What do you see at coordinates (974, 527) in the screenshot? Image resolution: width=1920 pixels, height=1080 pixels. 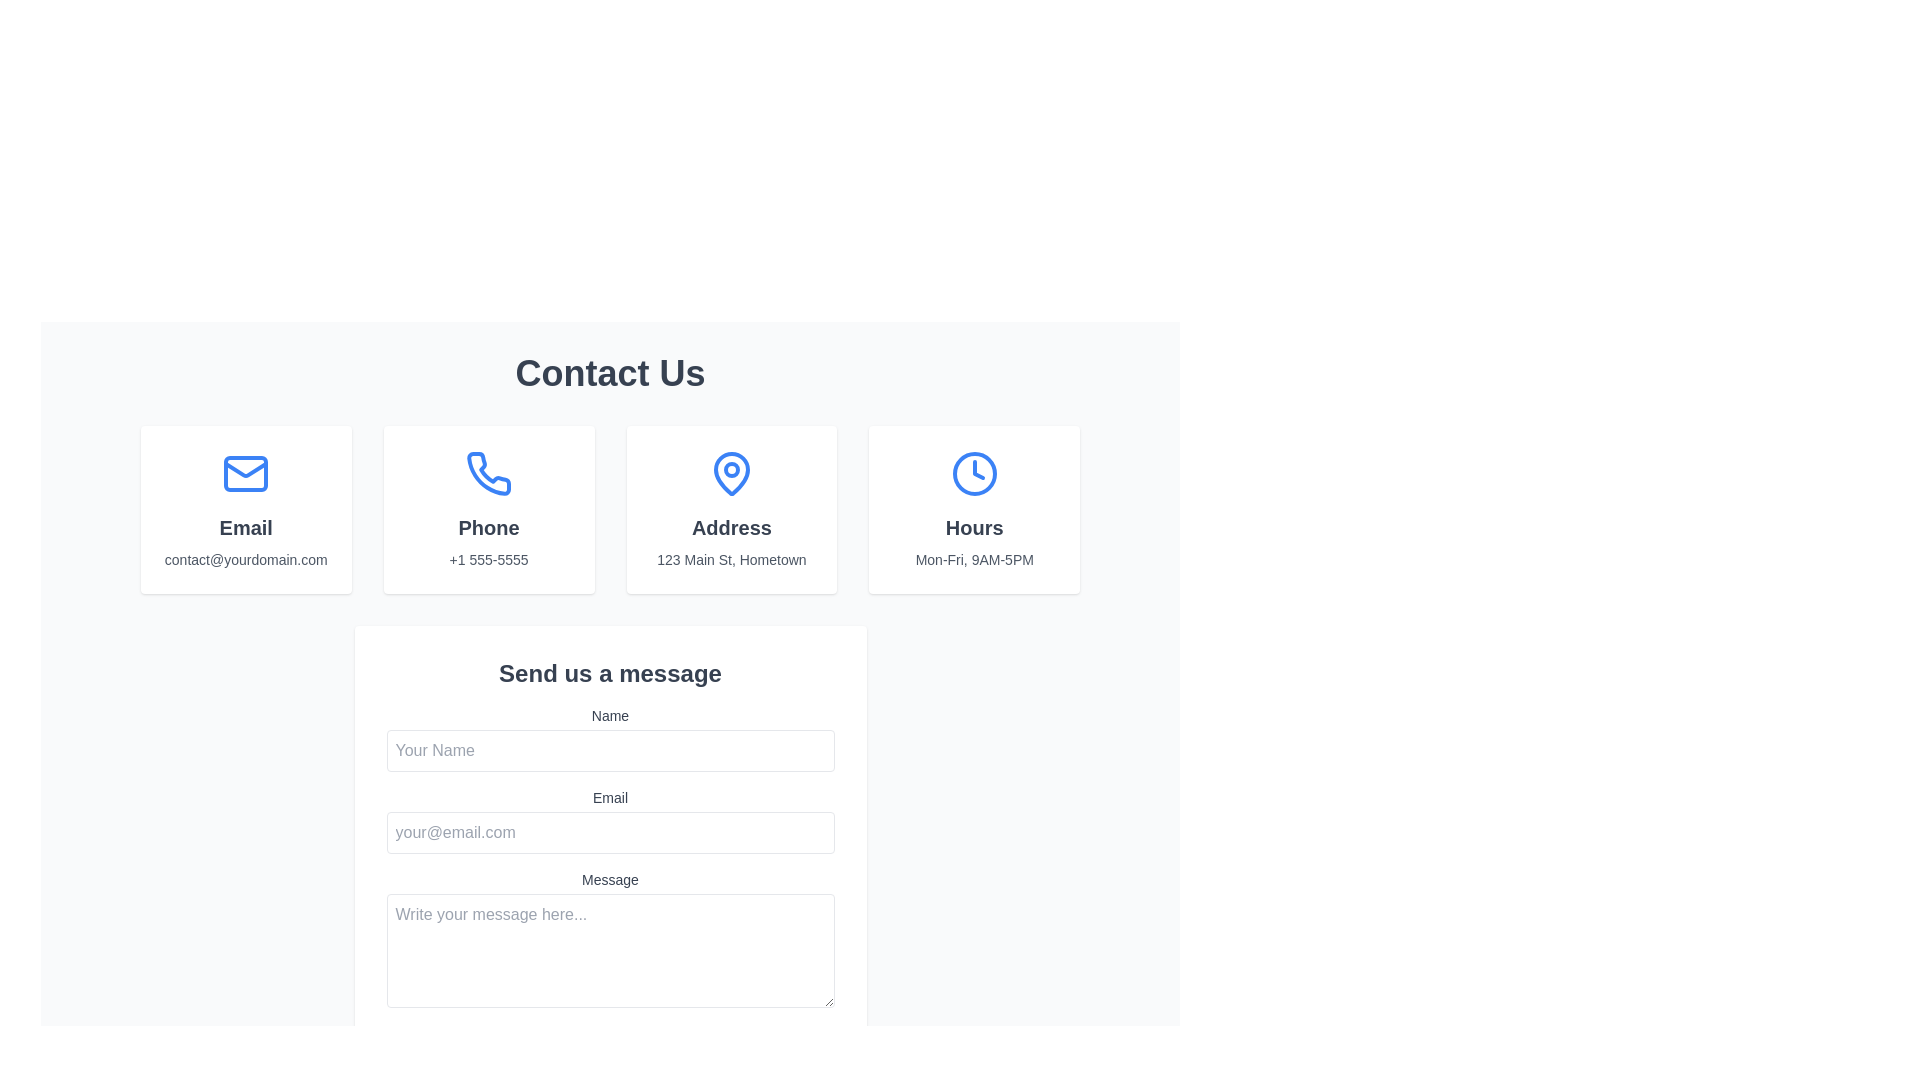 I see `the bold gray text label 'Hours' which is centrally positioned in the fourth section of contact options, above the clock icon and below the description 'Mon-Fri, 9AM-5PM'` at bounding box center [974, 527].